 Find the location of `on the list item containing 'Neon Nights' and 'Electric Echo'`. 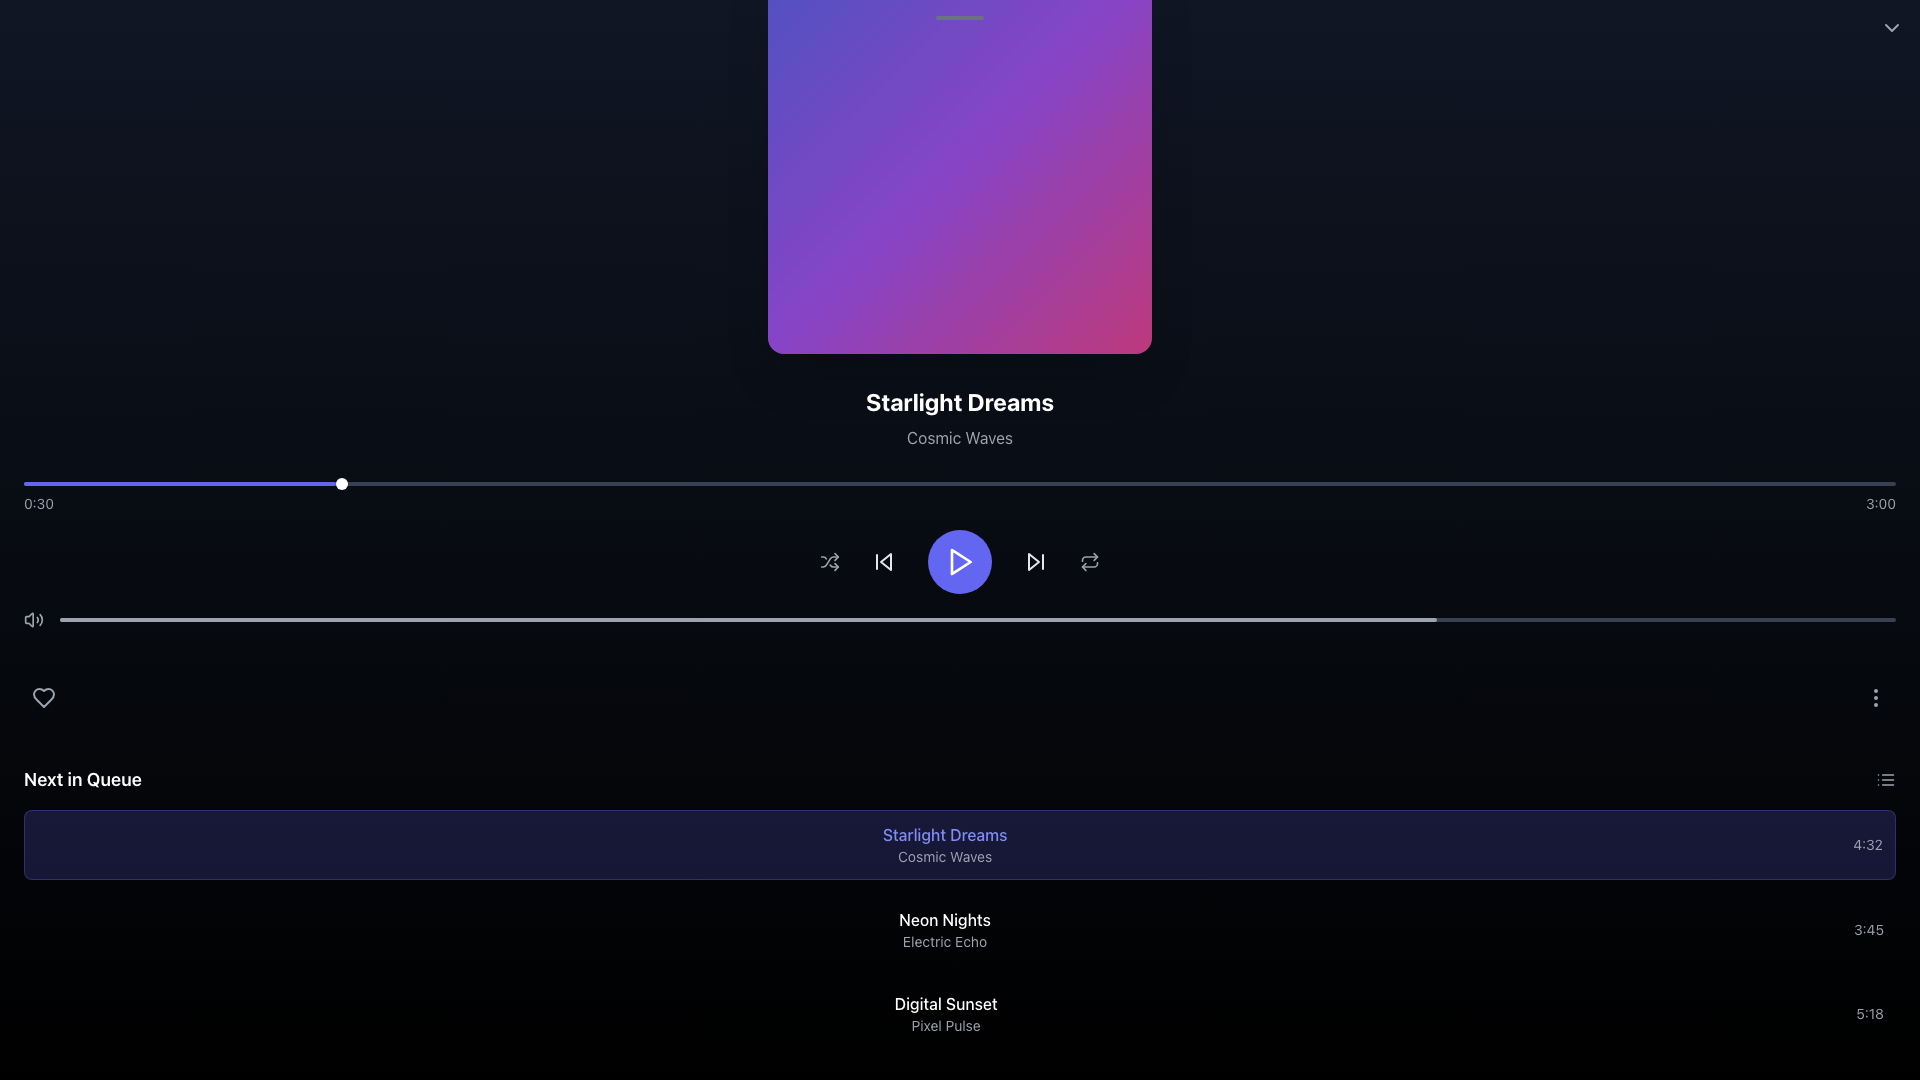

on the list item containing 'Neon Nights' and 'Electric Echo' is located at coordinates (960, 929).